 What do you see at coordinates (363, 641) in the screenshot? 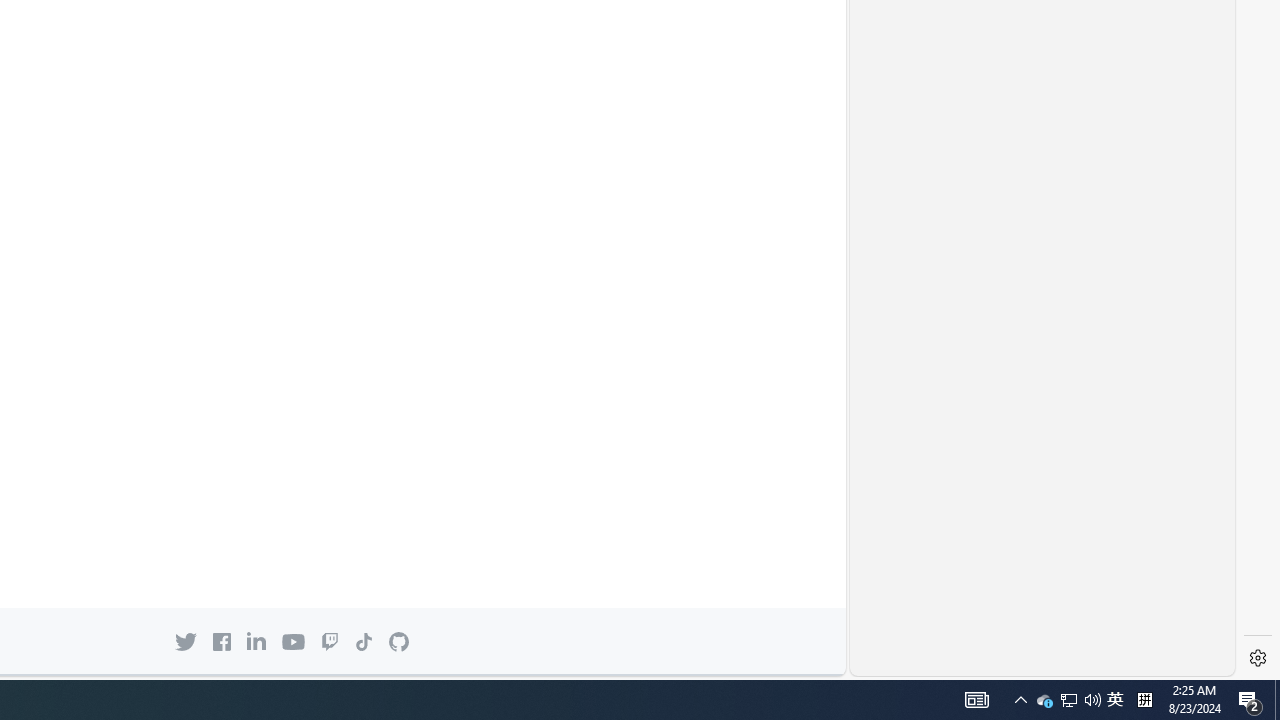
I see `'GitHub on TikTok'` at bounding box center [363, 641].